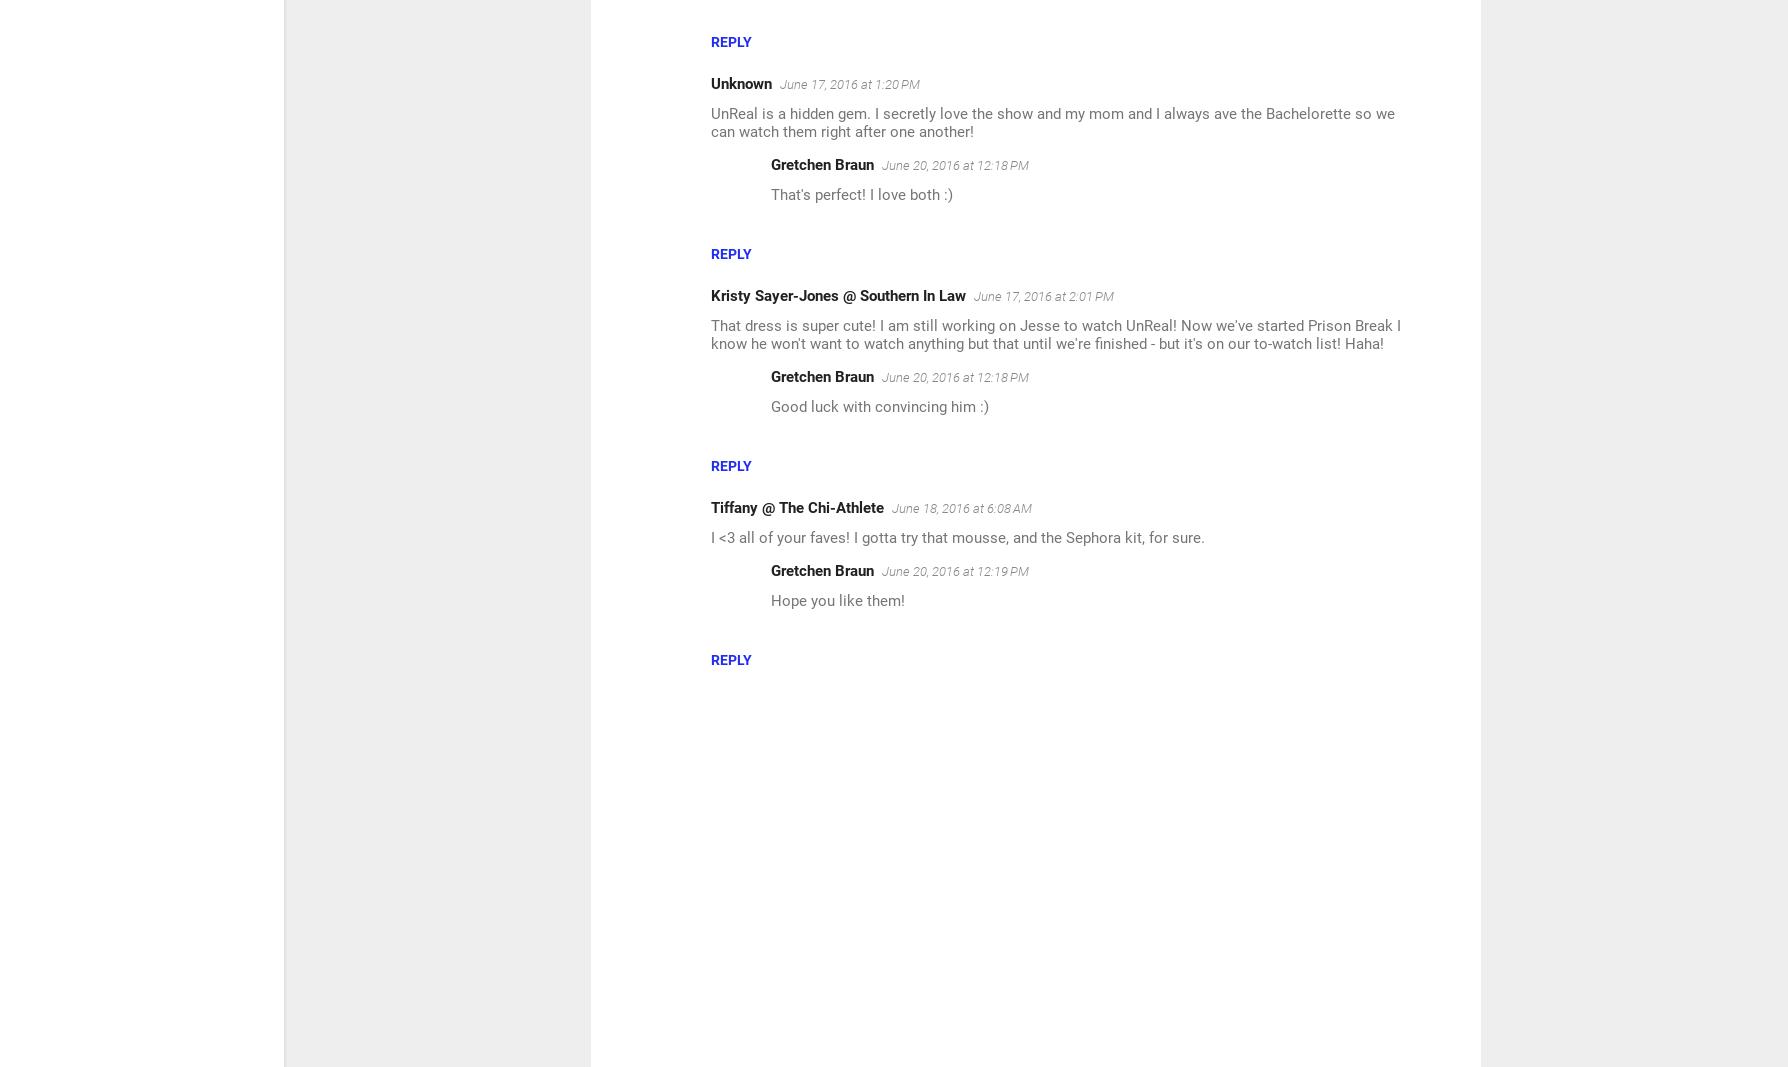  What do you see at coordinates (1055, 335) in the screenshot?
I see `'That dress is super cute! I am still working on Jesse to watch UnReal! Now we've started Prison Break I know he won't want to watch anything but that until we're finished - but it's on our to-watch list! Haha!'` at bounding box center [1055, 335].